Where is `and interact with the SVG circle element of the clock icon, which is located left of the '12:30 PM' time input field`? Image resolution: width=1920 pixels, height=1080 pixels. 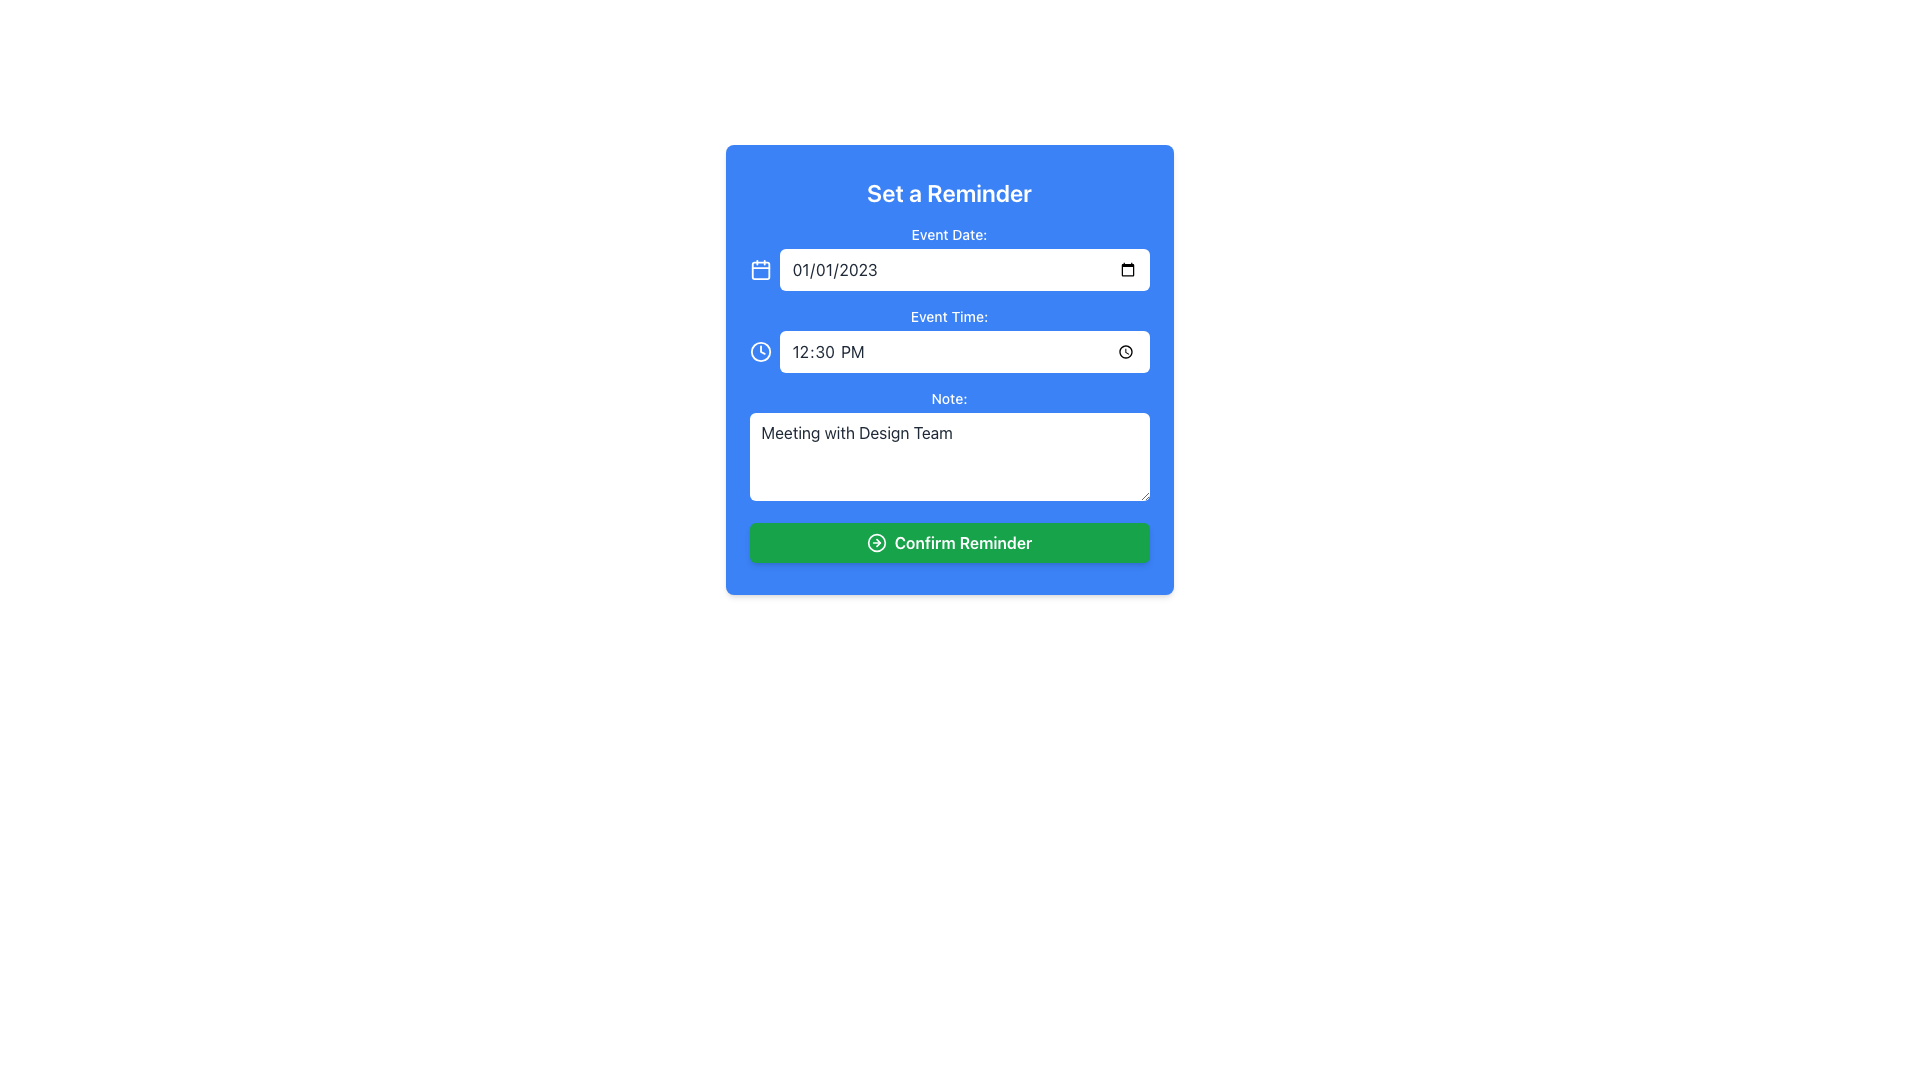
and interact with the SVG circle element of the clock icon, which is located left of the '12:30 PM' time input field is located at coordinates (759, 350).